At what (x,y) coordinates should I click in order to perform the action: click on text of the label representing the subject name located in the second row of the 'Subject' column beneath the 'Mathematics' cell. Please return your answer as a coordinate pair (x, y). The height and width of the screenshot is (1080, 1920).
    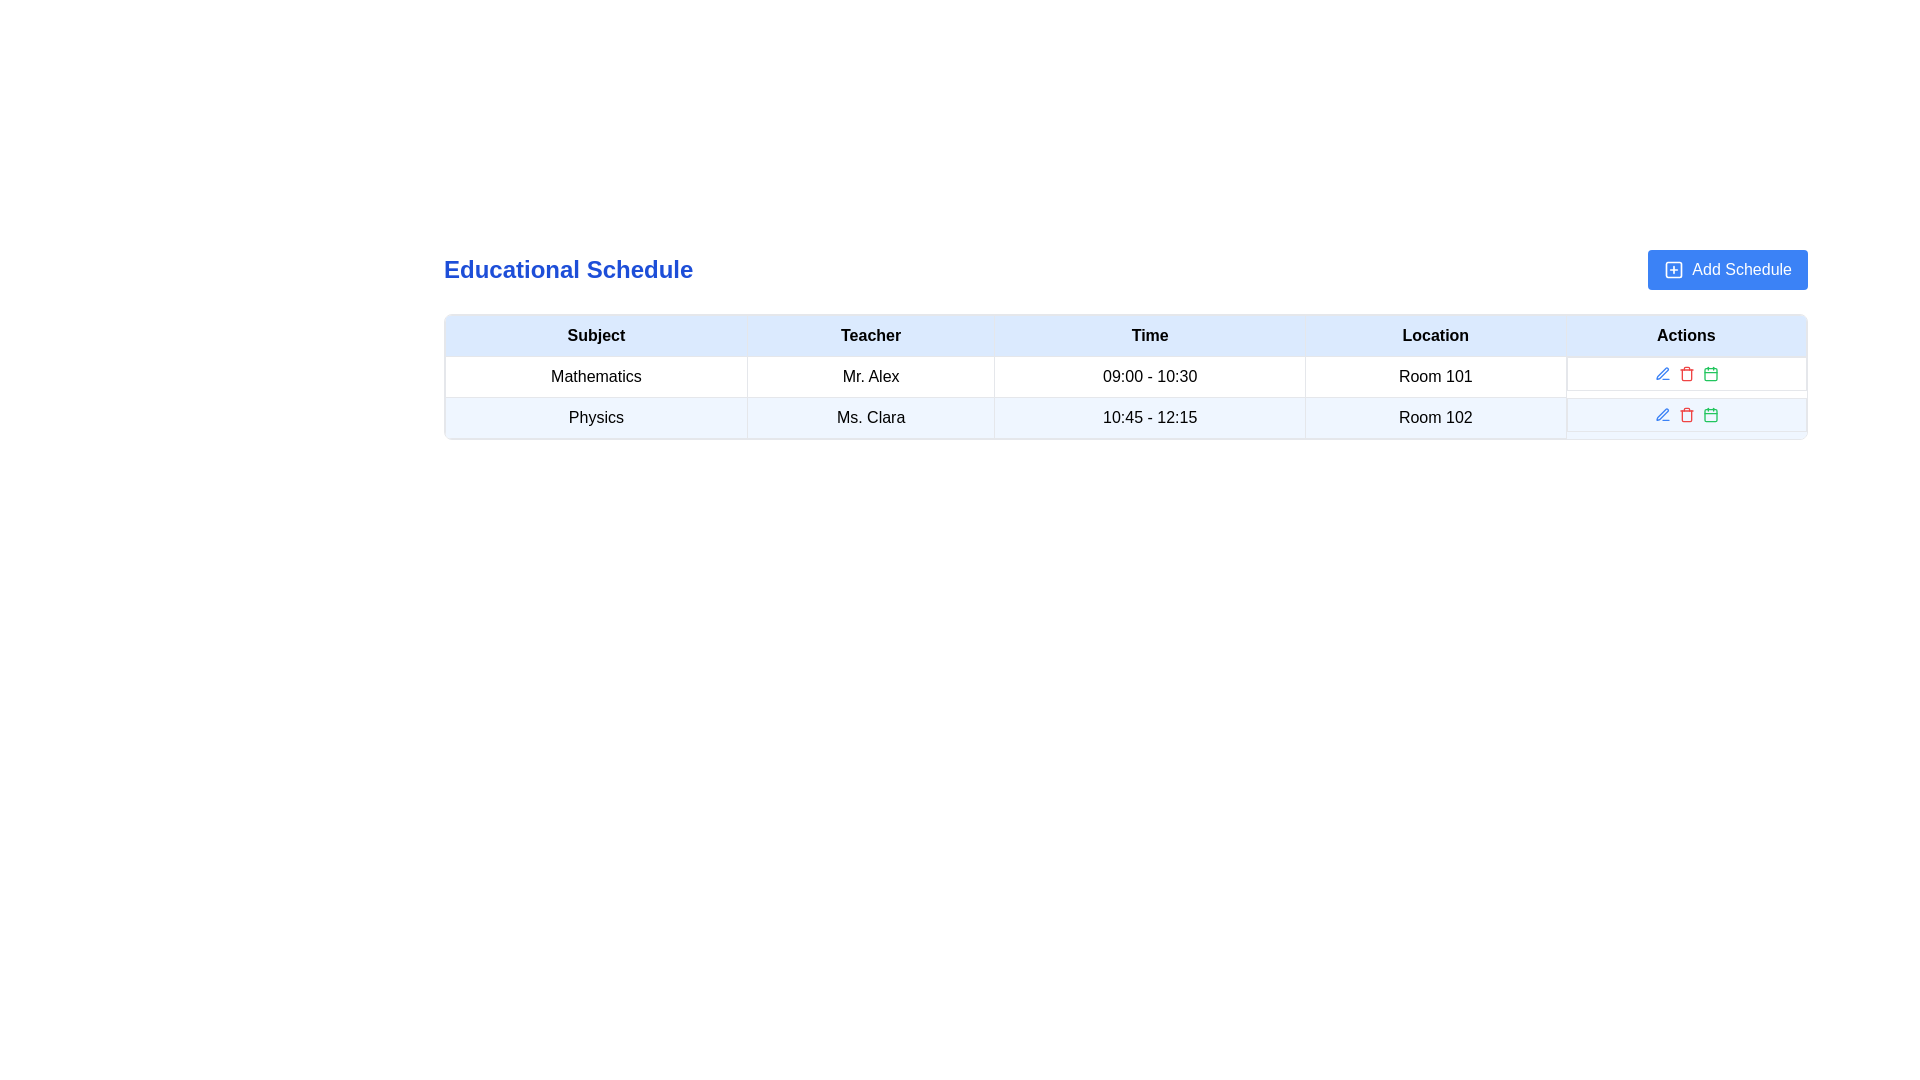
    Looking at the image, I should click on (595, 416).